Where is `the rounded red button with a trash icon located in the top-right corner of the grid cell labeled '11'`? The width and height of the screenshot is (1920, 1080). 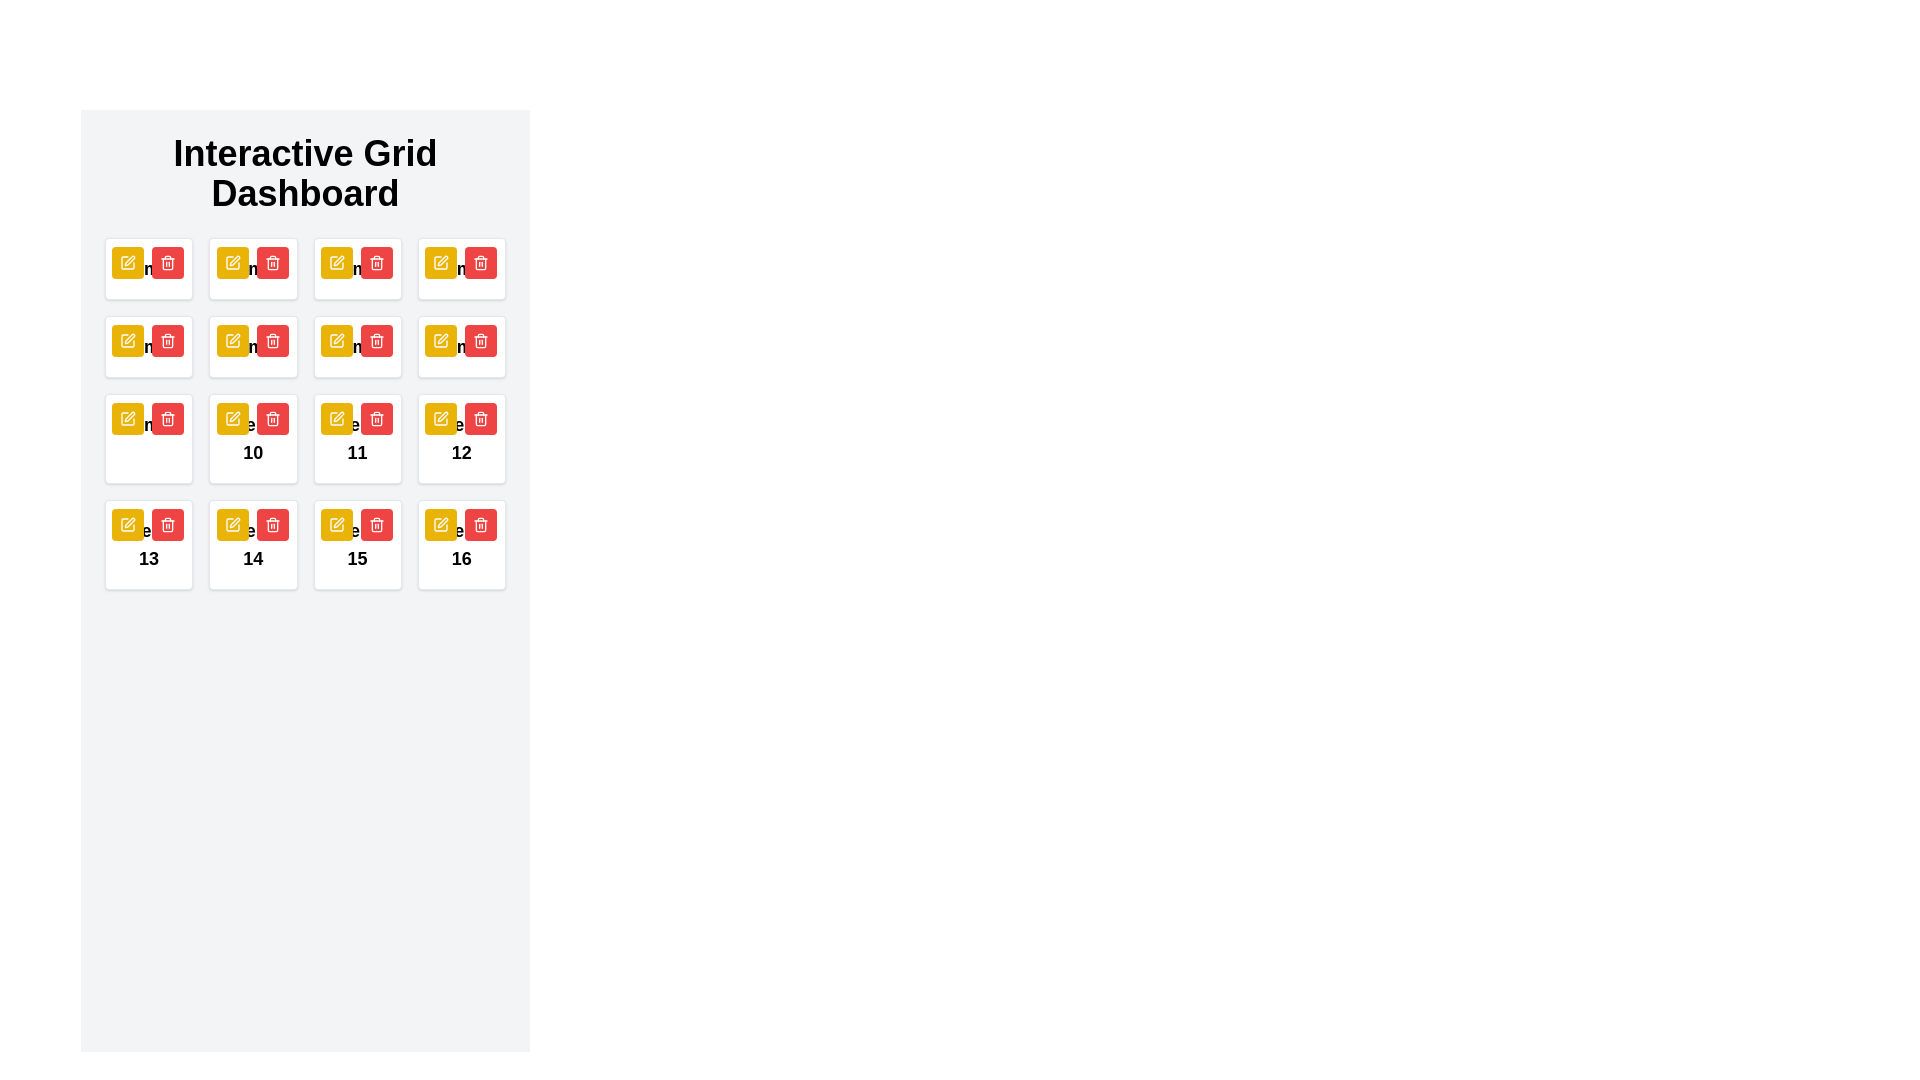 the rounded red button with a trash icon located in the top-right corner of the grid cell labeled '11' is located at coordinates (376, 261).